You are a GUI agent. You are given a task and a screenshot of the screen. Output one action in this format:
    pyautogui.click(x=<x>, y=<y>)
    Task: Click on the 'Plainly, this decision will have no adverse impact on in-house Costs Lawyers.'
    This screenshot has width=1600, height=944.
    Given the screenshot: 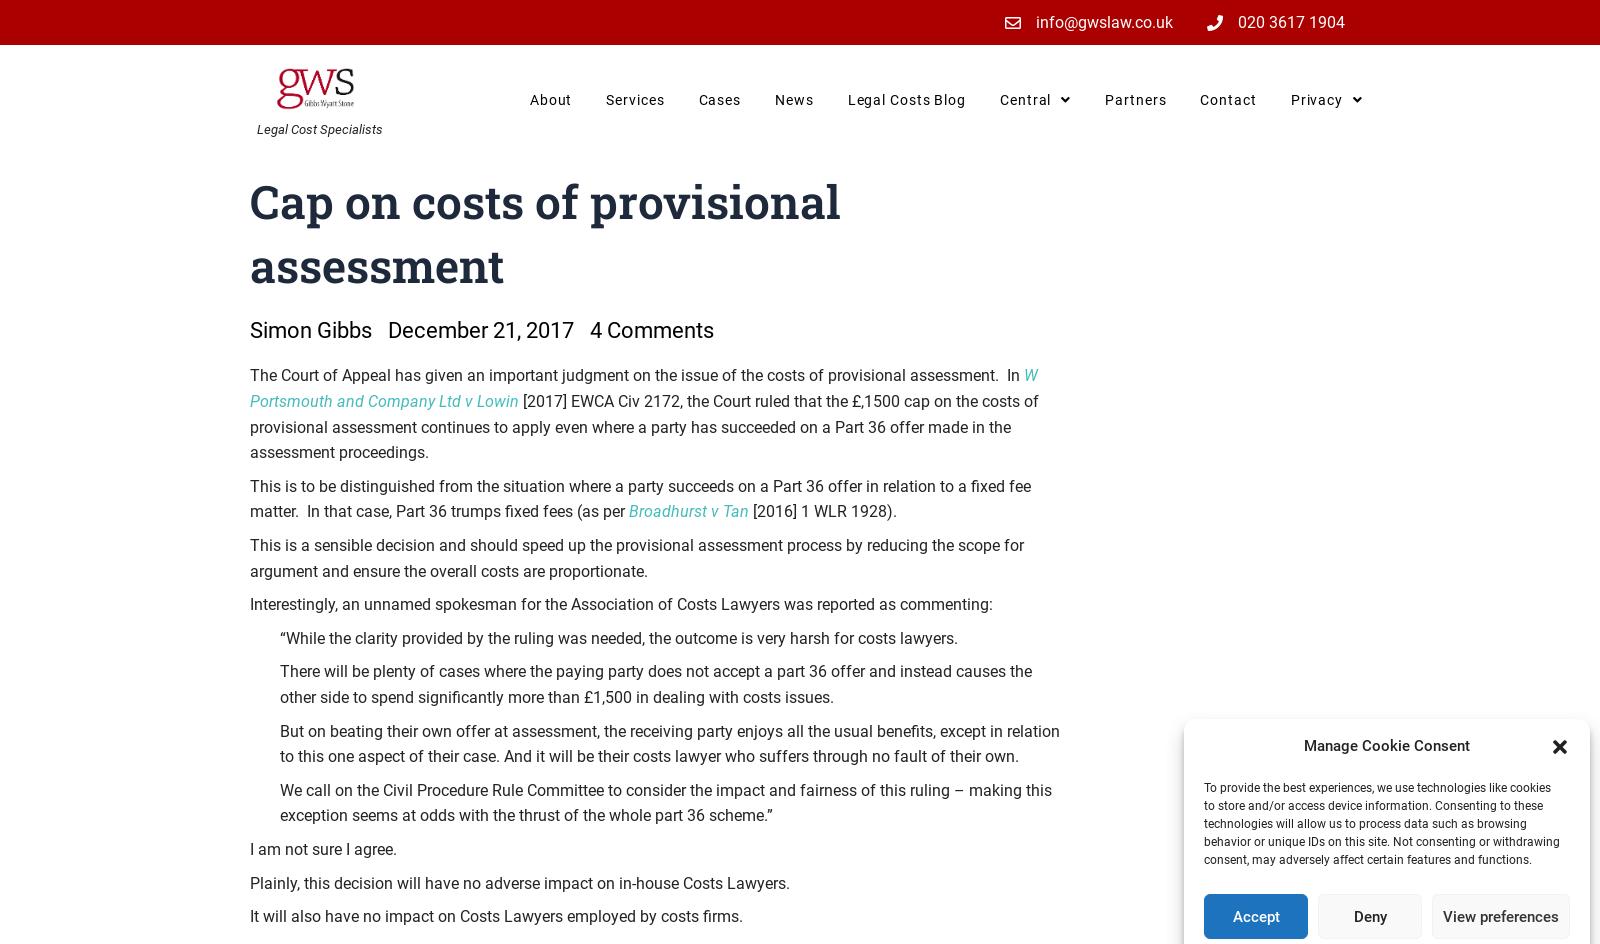 What is the action you would take?
    pyautogui.click(x=249, y=882)
    